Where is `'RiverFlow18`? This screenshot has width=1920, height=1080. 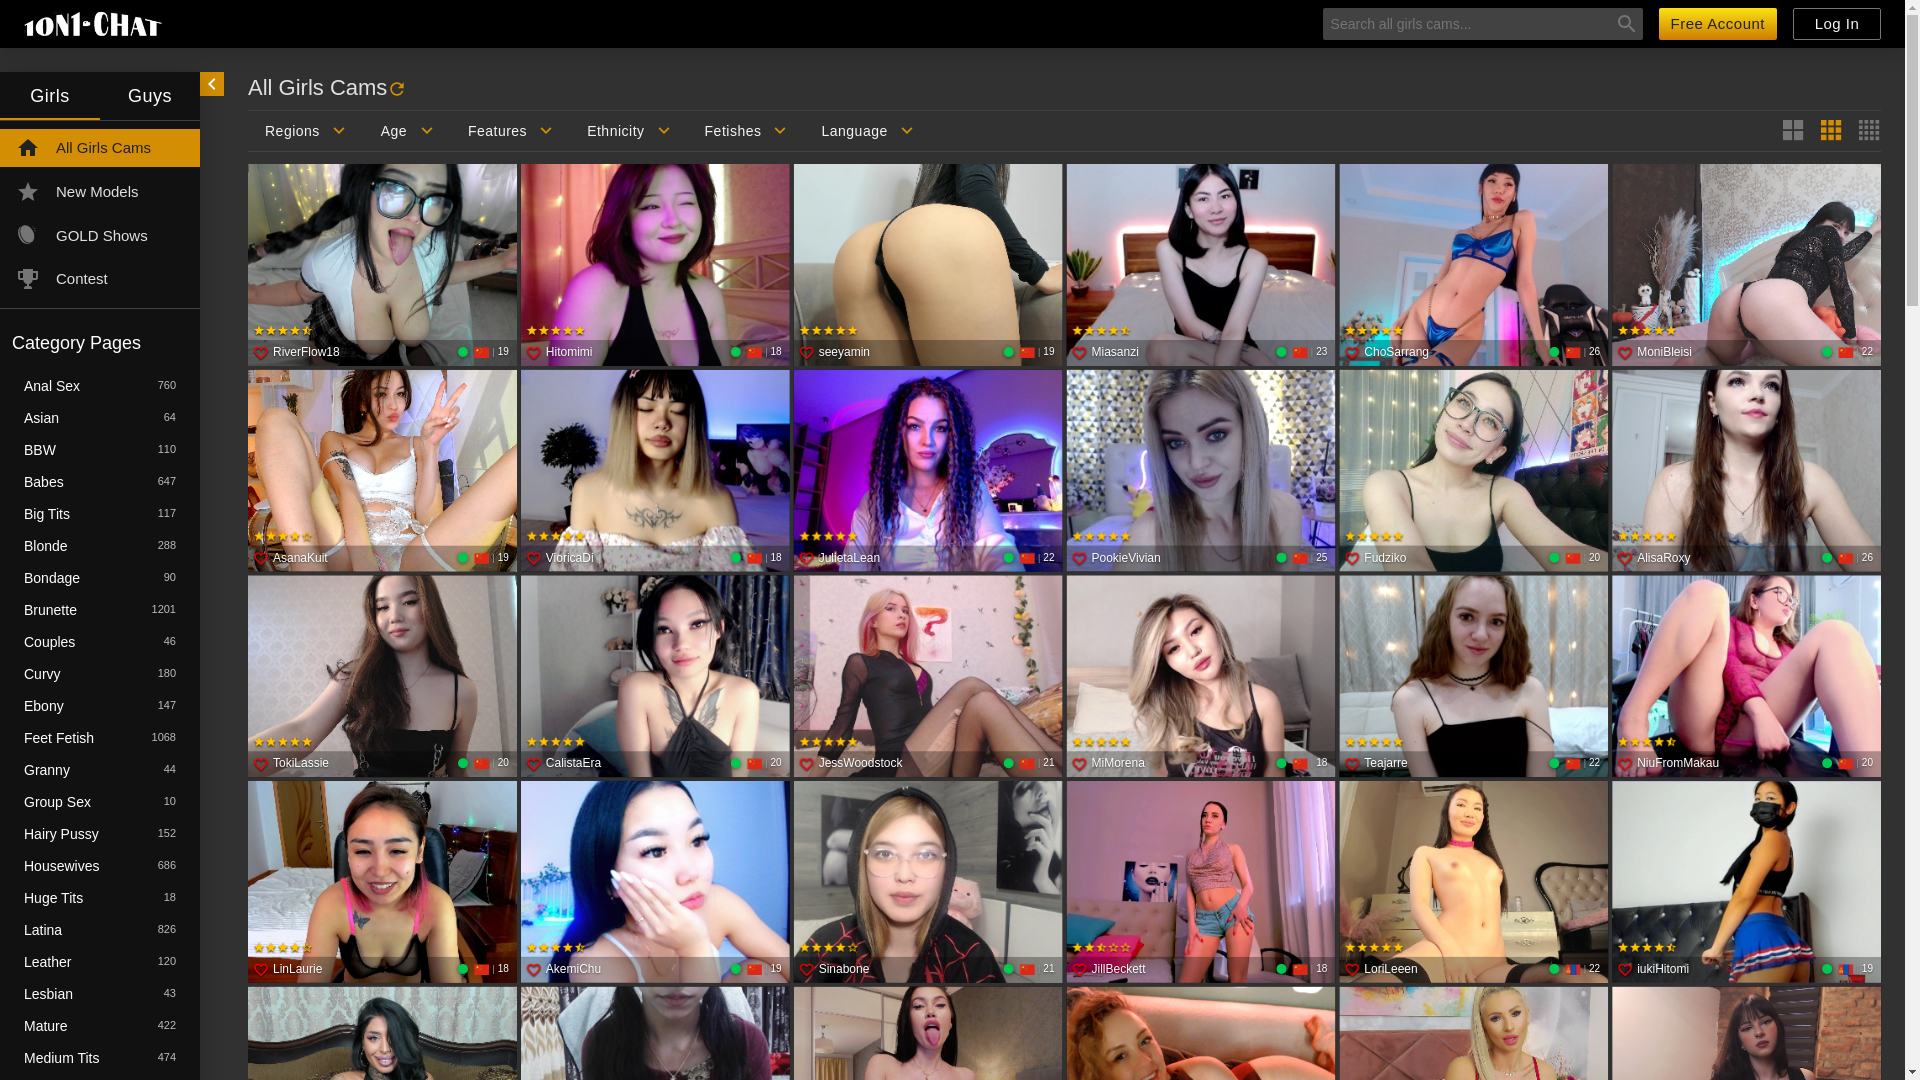
'RiverFlow18 is located at coordinates (382, 265).